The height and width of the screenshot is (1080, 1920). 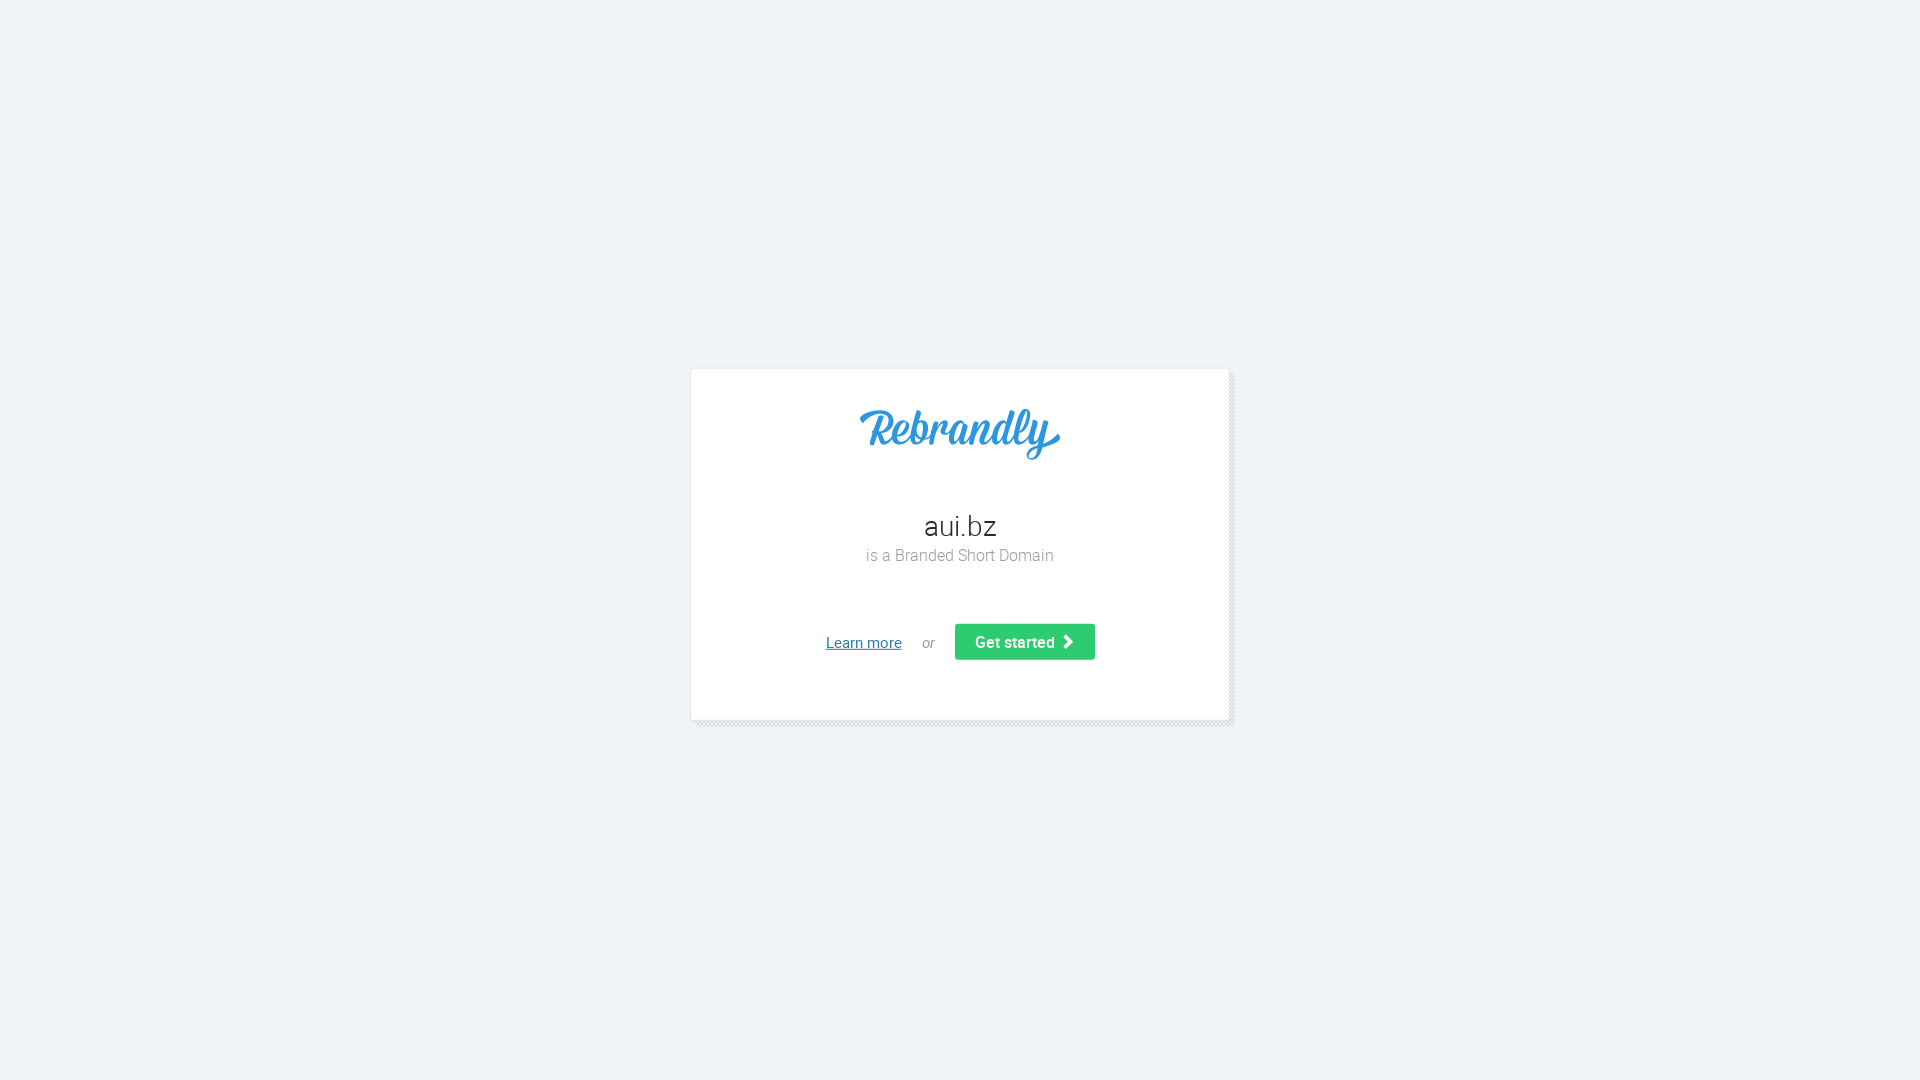 What do you see at coordinates (953, 641) in the screenshot?
I see `'Get started'` at bounding box center [953, 641].